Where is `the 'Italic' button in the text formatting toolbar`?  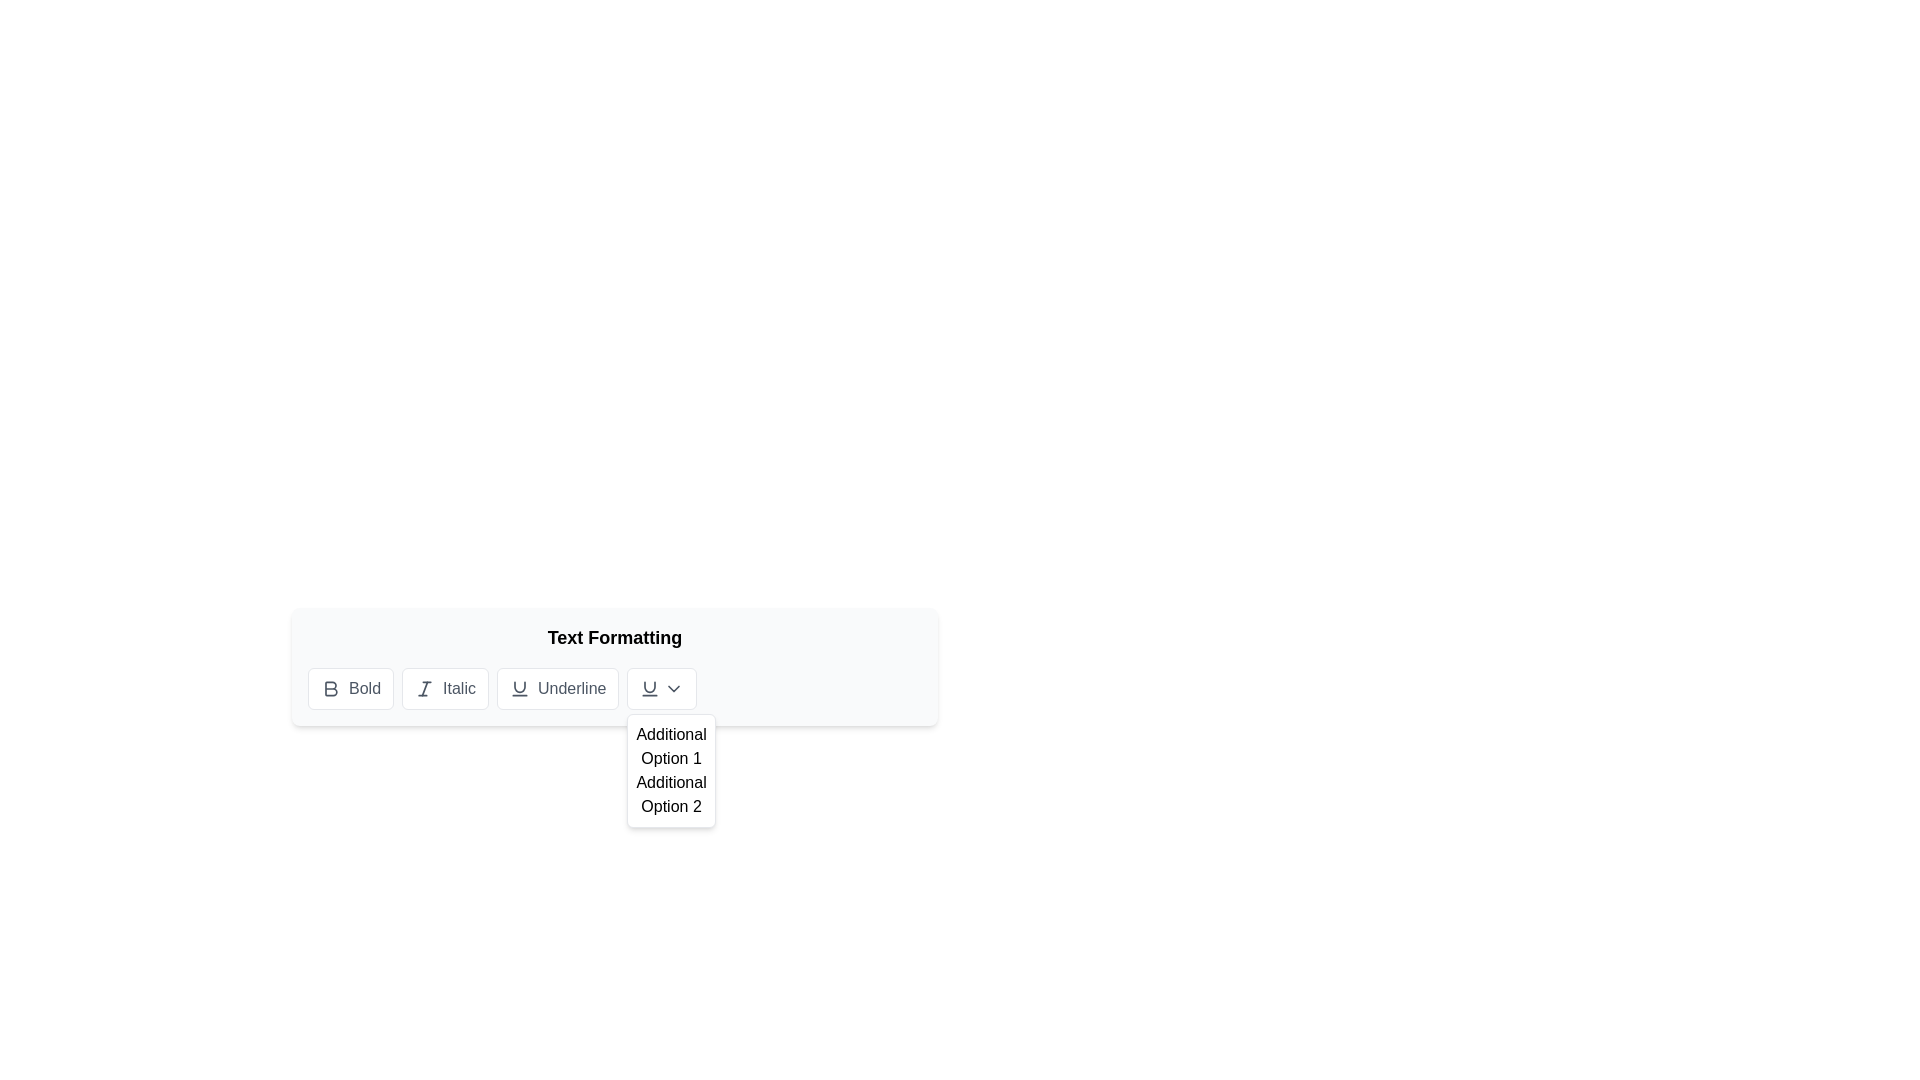
the 'Italic' button in the text formatting toolbar is located at coordinates (424, 688).